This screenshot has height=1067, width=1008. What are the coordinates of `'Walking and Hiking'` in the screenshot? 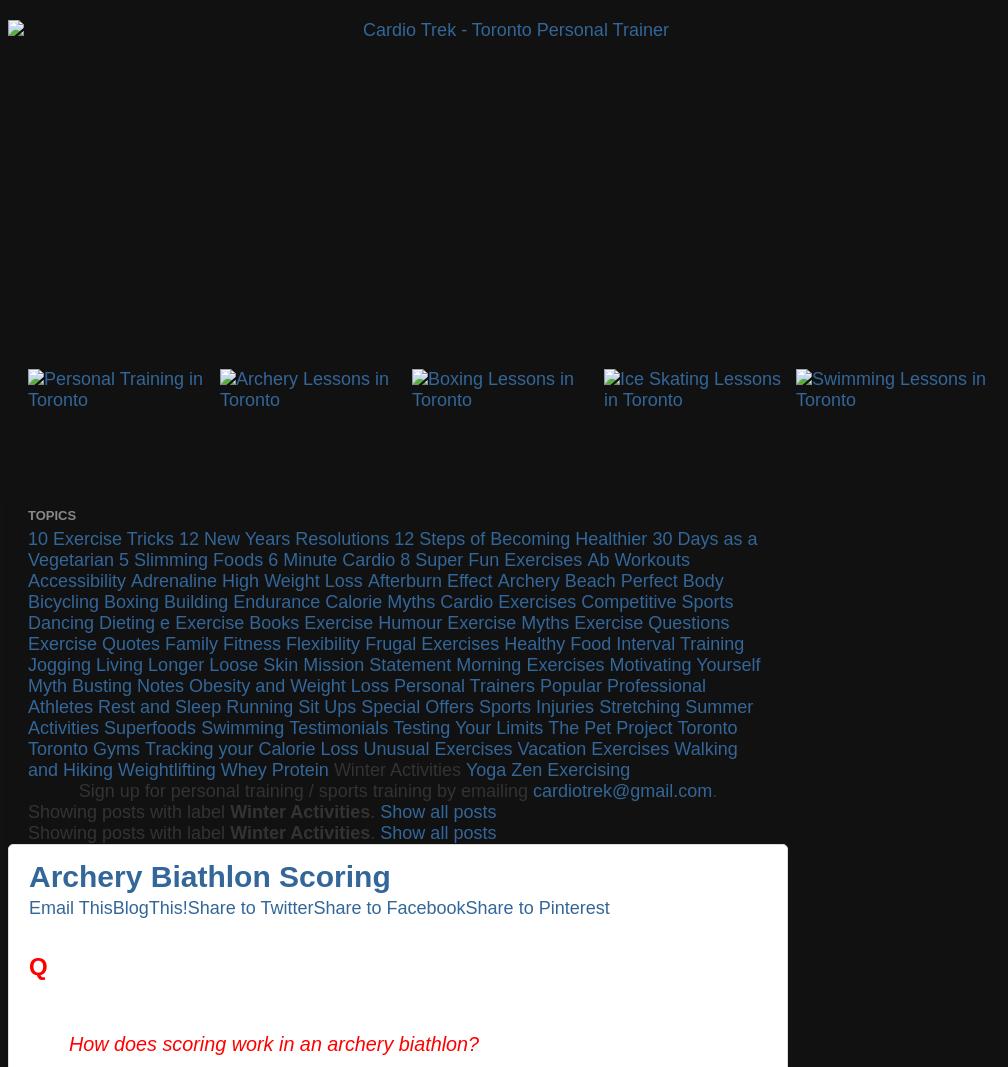 It's located at (28, 758).